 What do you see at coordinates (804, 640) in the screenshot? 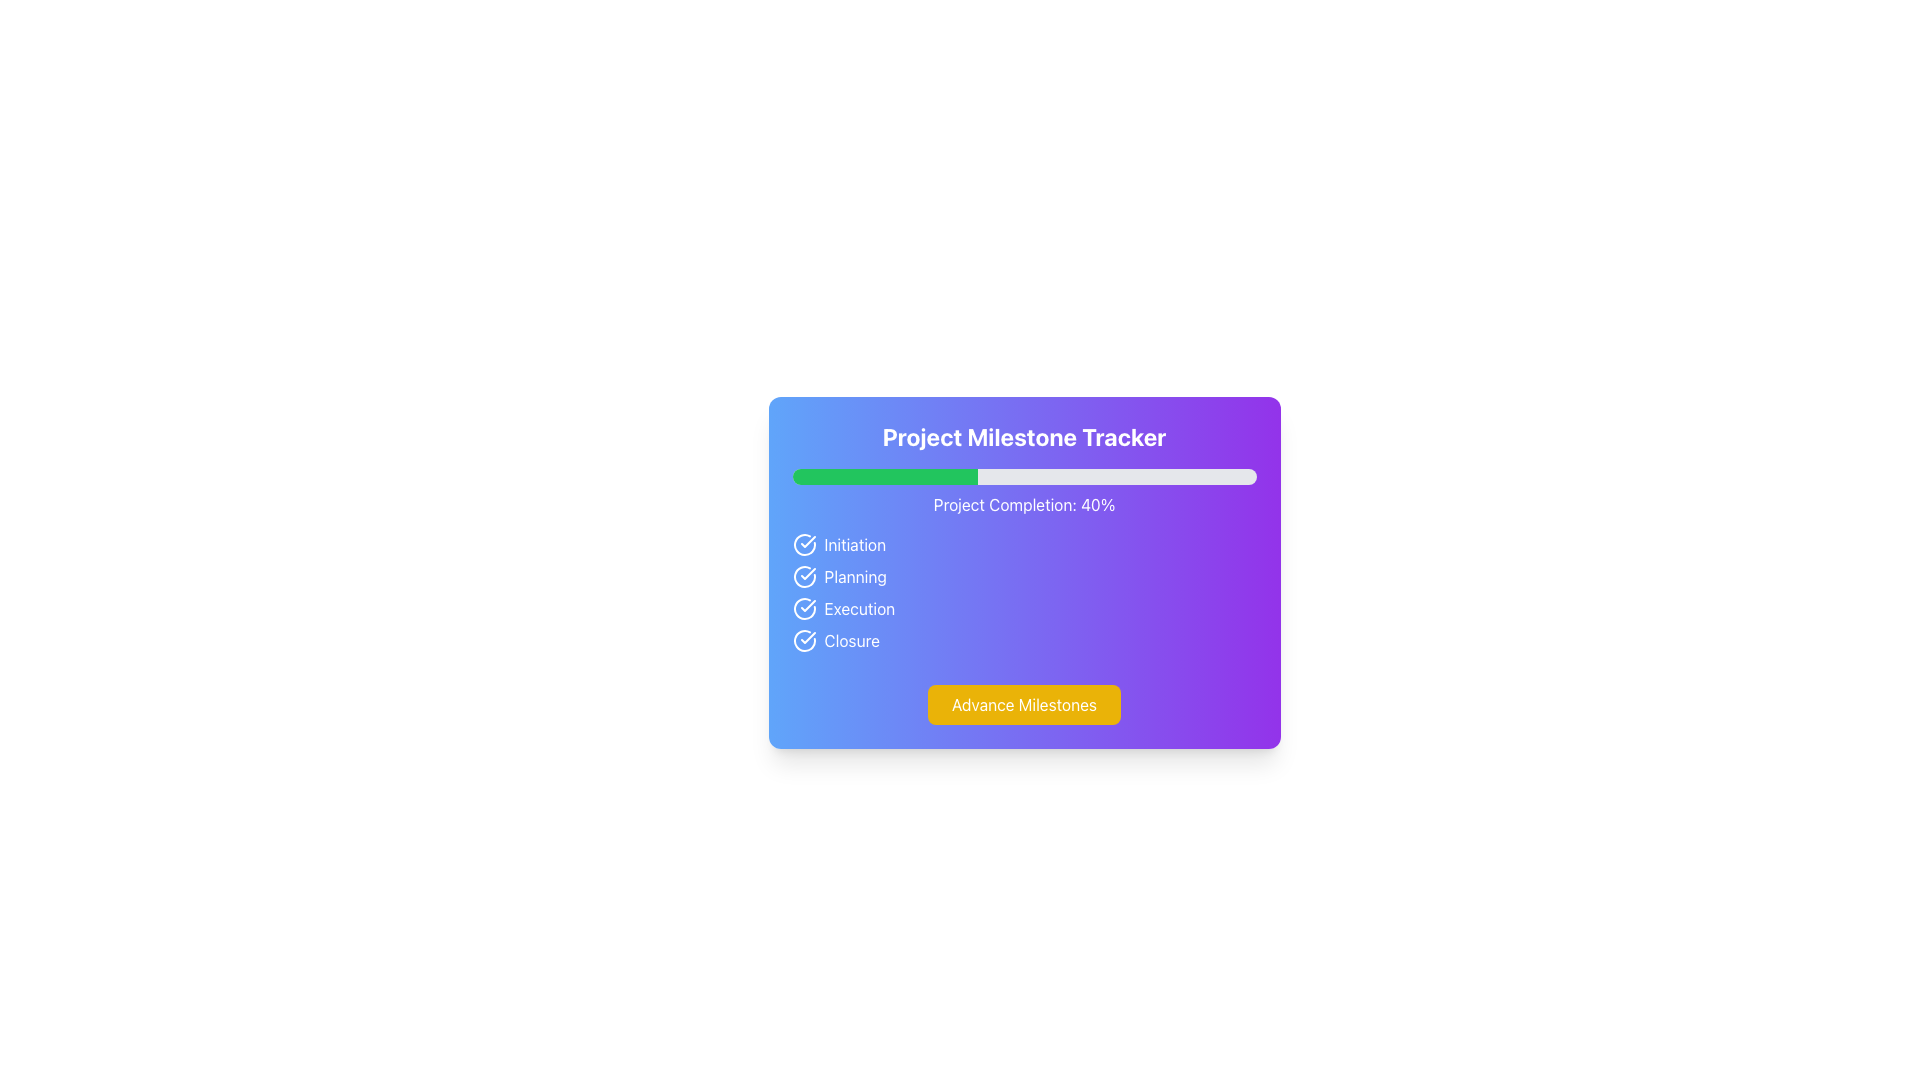
I see `the completion status of the milestone represented by the checkmark icon in the fourth position of the milestone list, indicating the 'Closure' milestone has been reached` at bounding box center [804, 640].